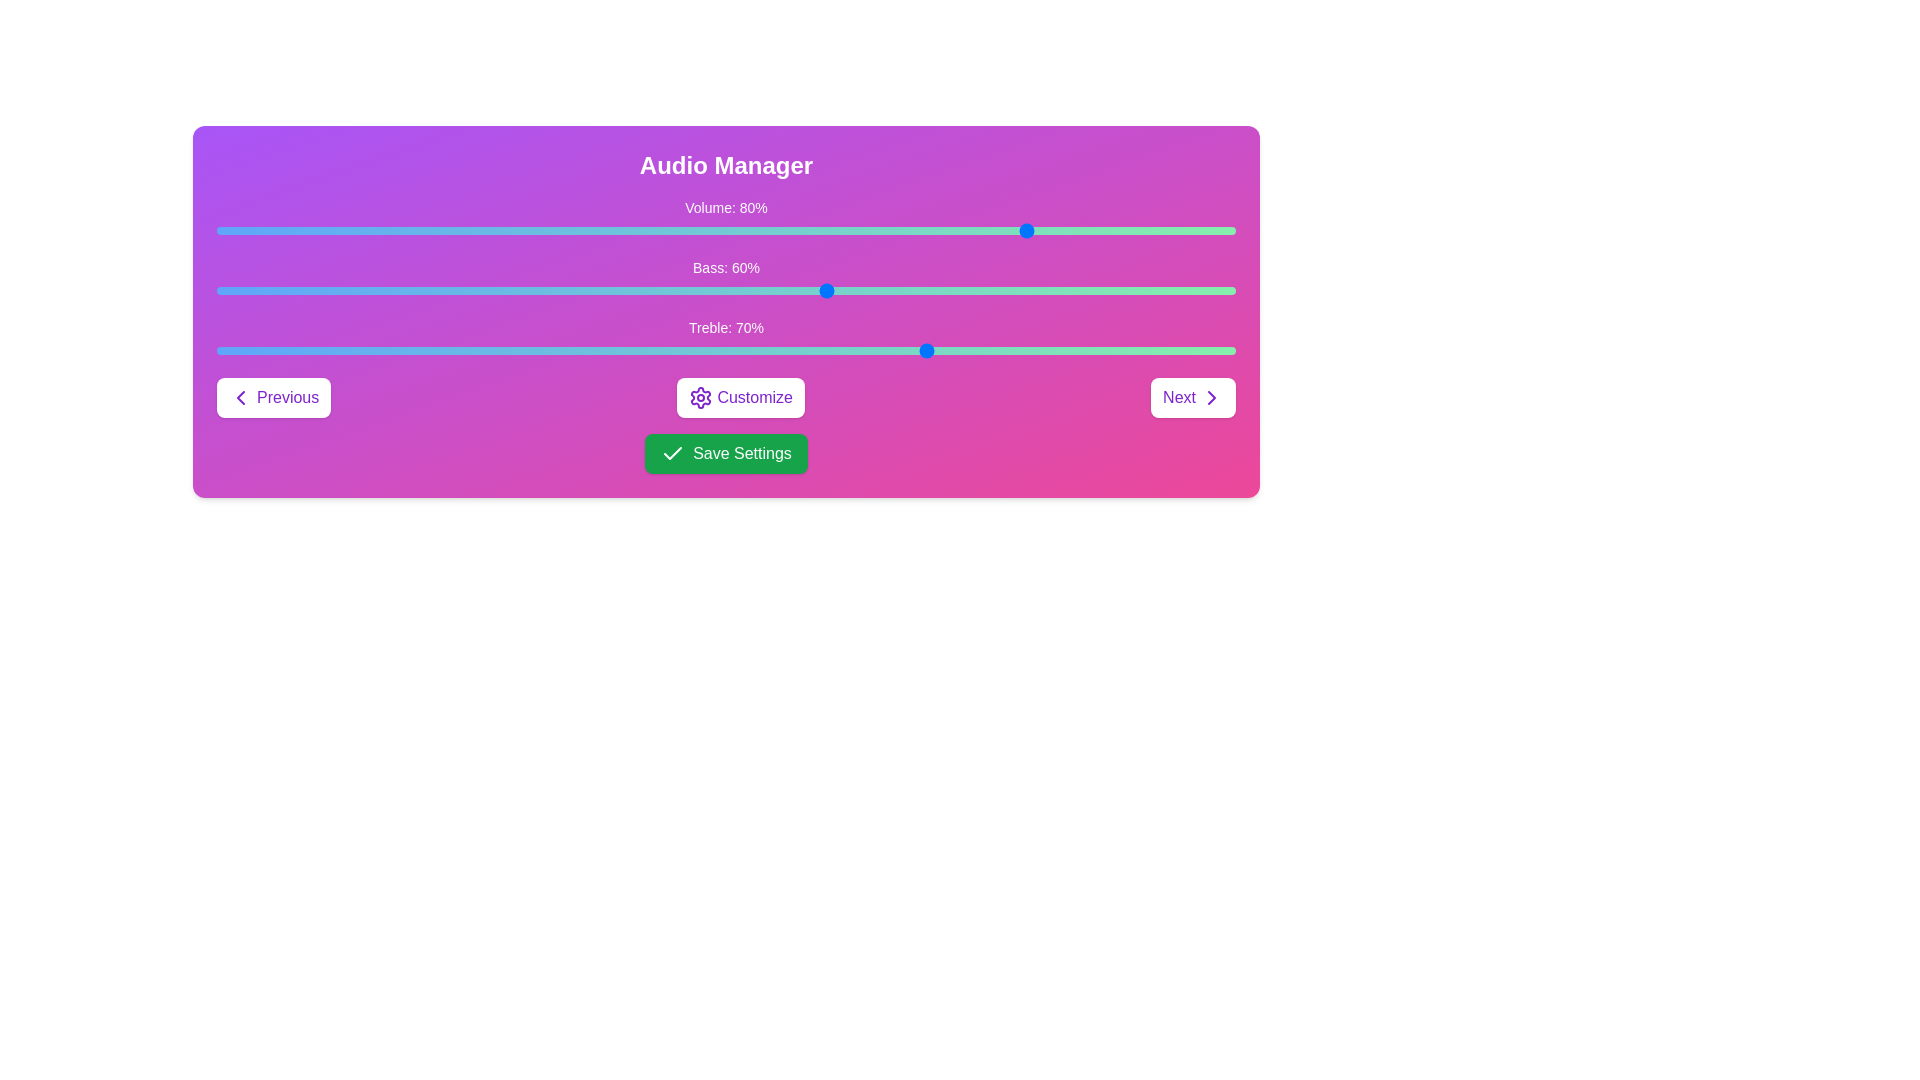 This screenshot has width=1920, height=1080. Describe the element at coordinates (1193, 397) in the screenshot. I see `the 'Next' button located at the bottom right section of the UI to proceed to the next step` at that location.